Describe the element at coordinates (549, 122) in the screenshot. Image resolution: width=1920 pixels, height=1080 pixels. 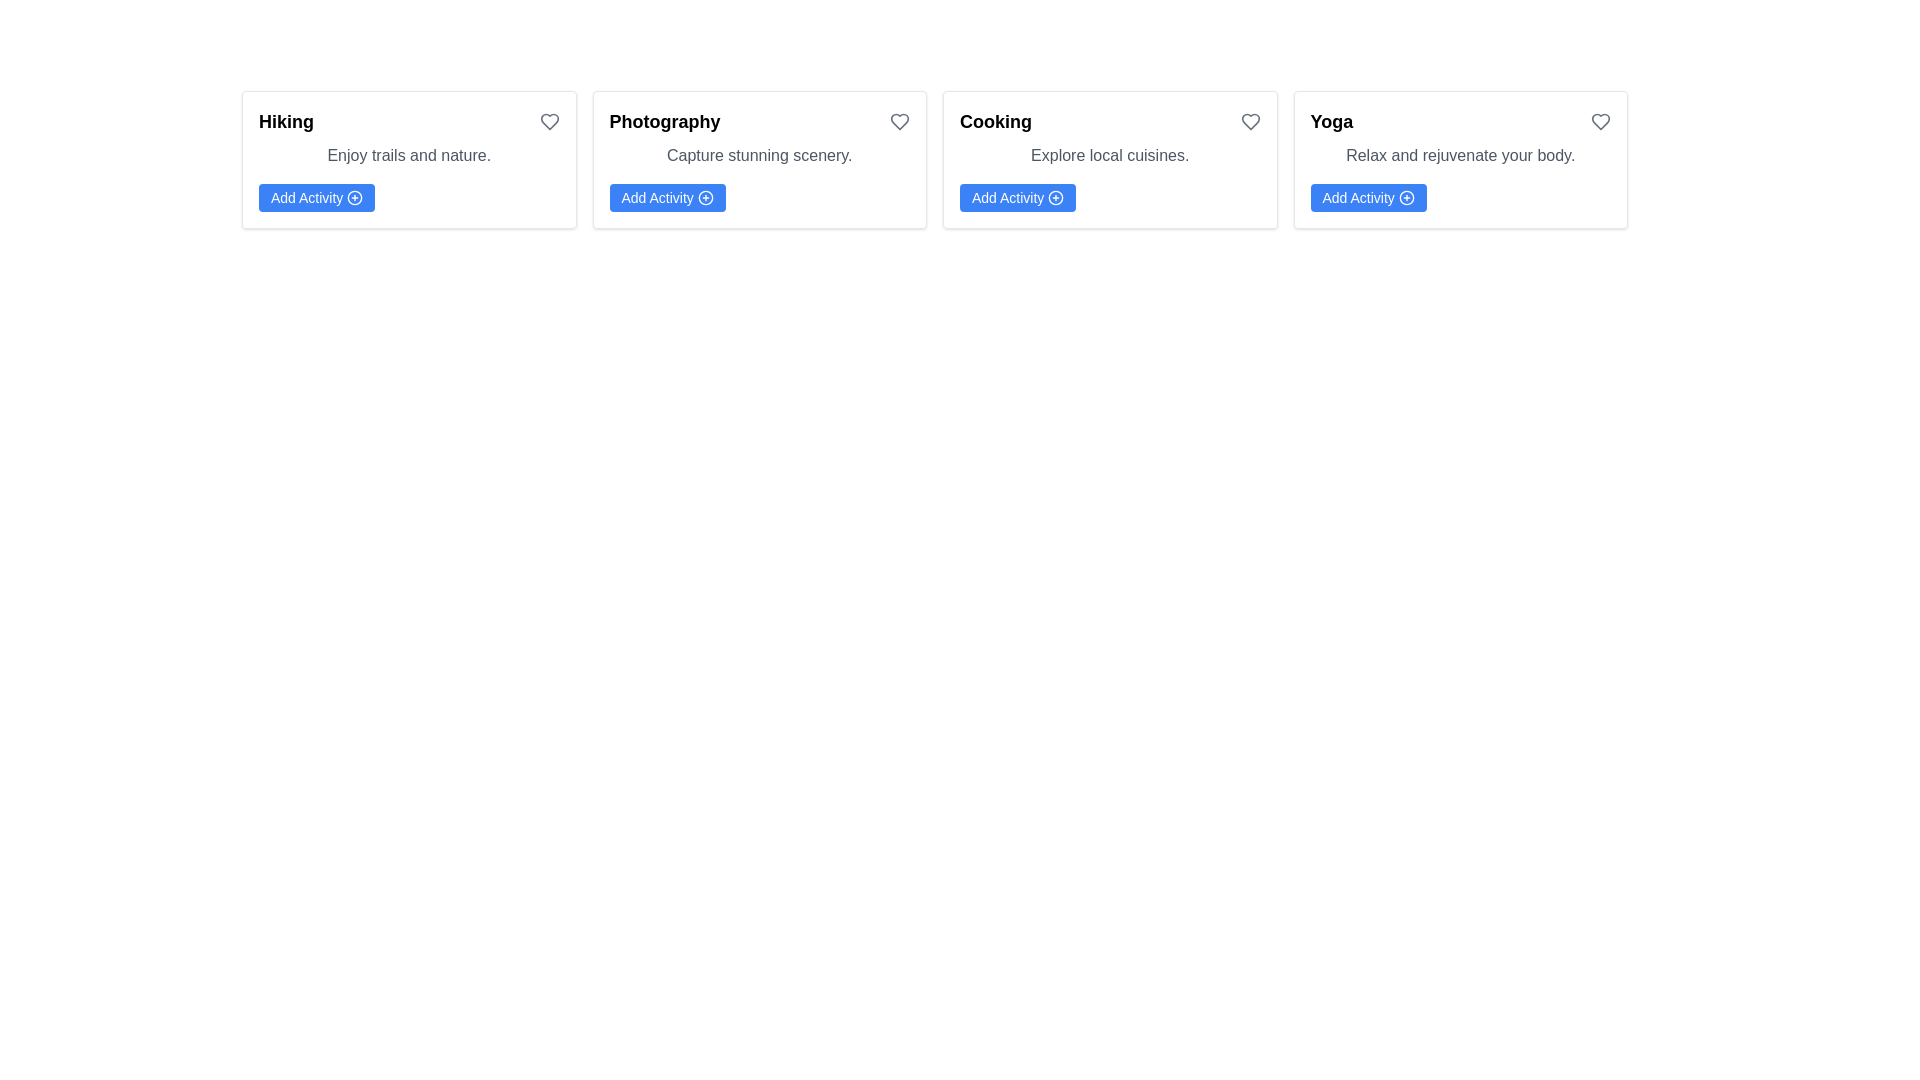
I see `the heart icon located at the top-right corner of the 'Hiking' card` at that location.